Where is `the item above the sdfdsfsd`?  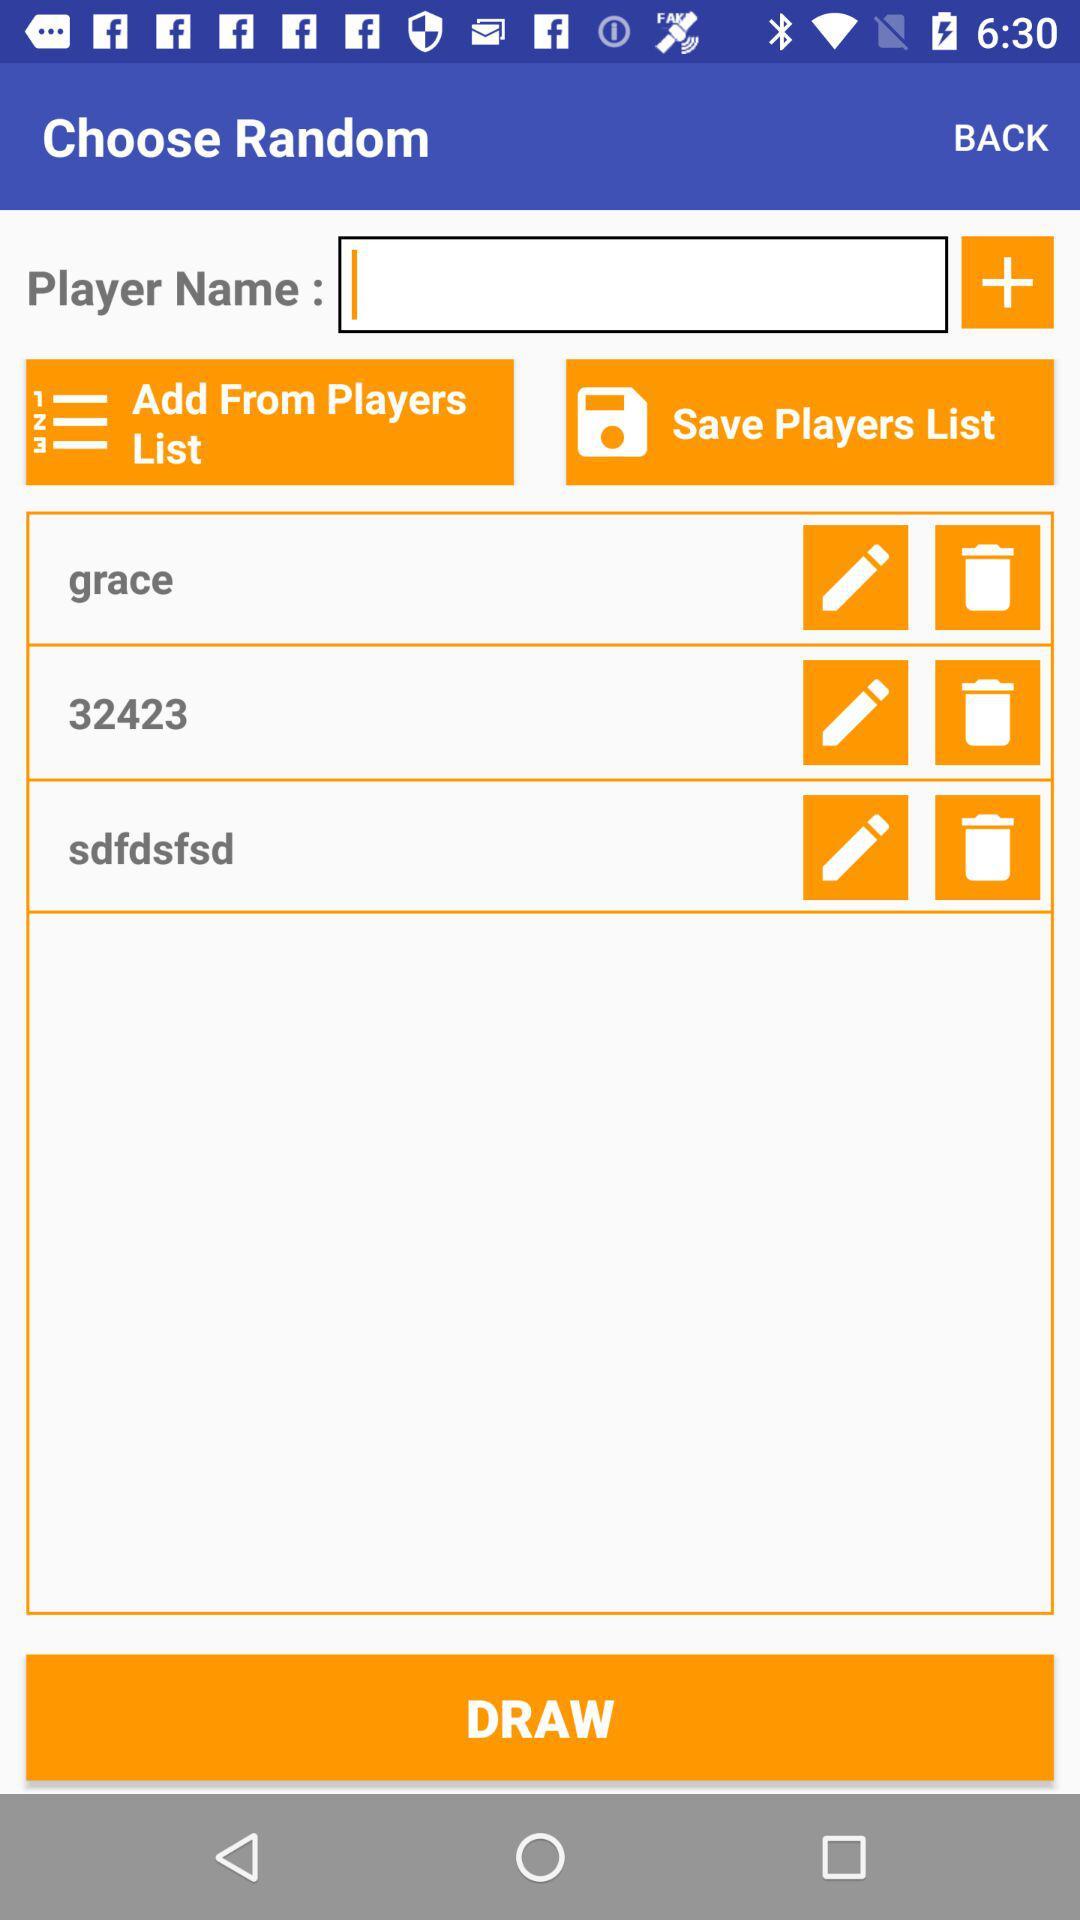 the item above the sdfdsfsd is located at coordinates (427, 712).